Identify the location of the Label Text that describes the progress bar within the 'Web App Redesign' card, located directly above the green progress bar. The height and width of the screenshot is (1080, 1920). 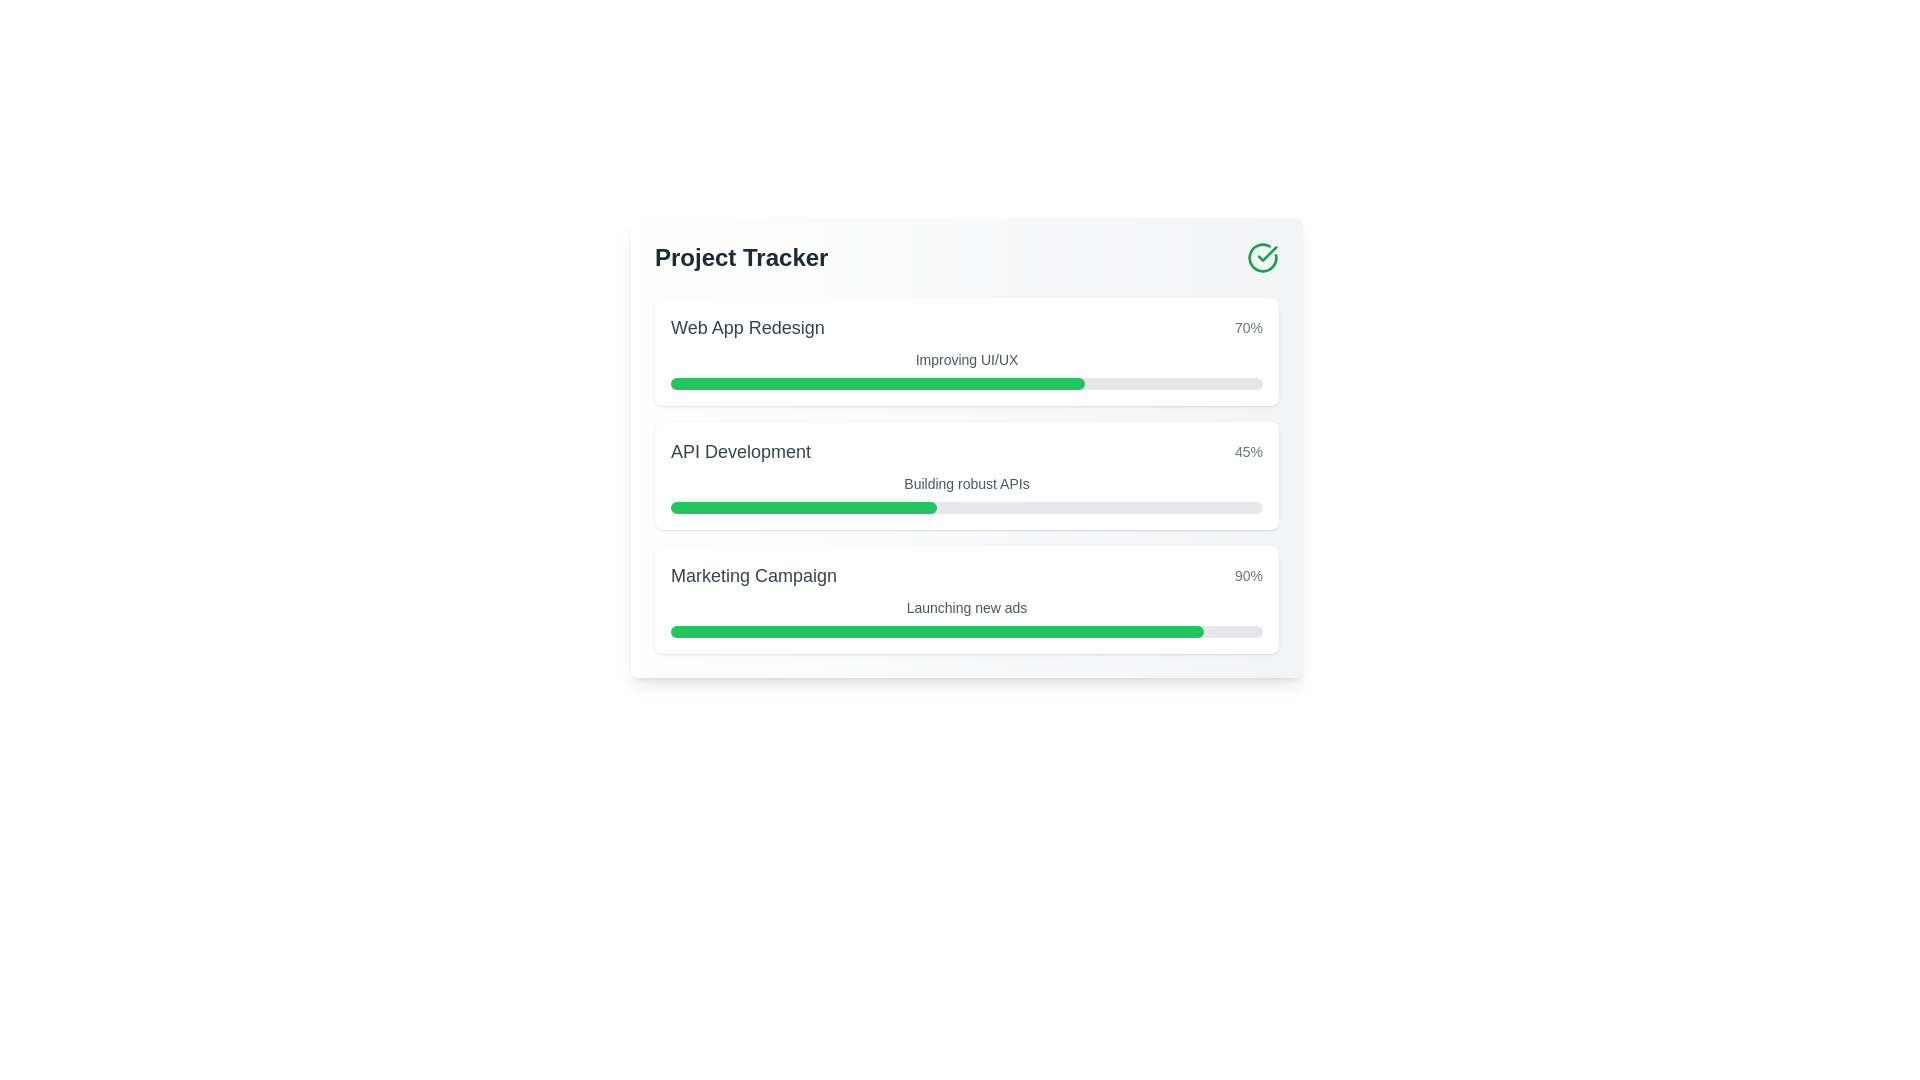
(966, 358).